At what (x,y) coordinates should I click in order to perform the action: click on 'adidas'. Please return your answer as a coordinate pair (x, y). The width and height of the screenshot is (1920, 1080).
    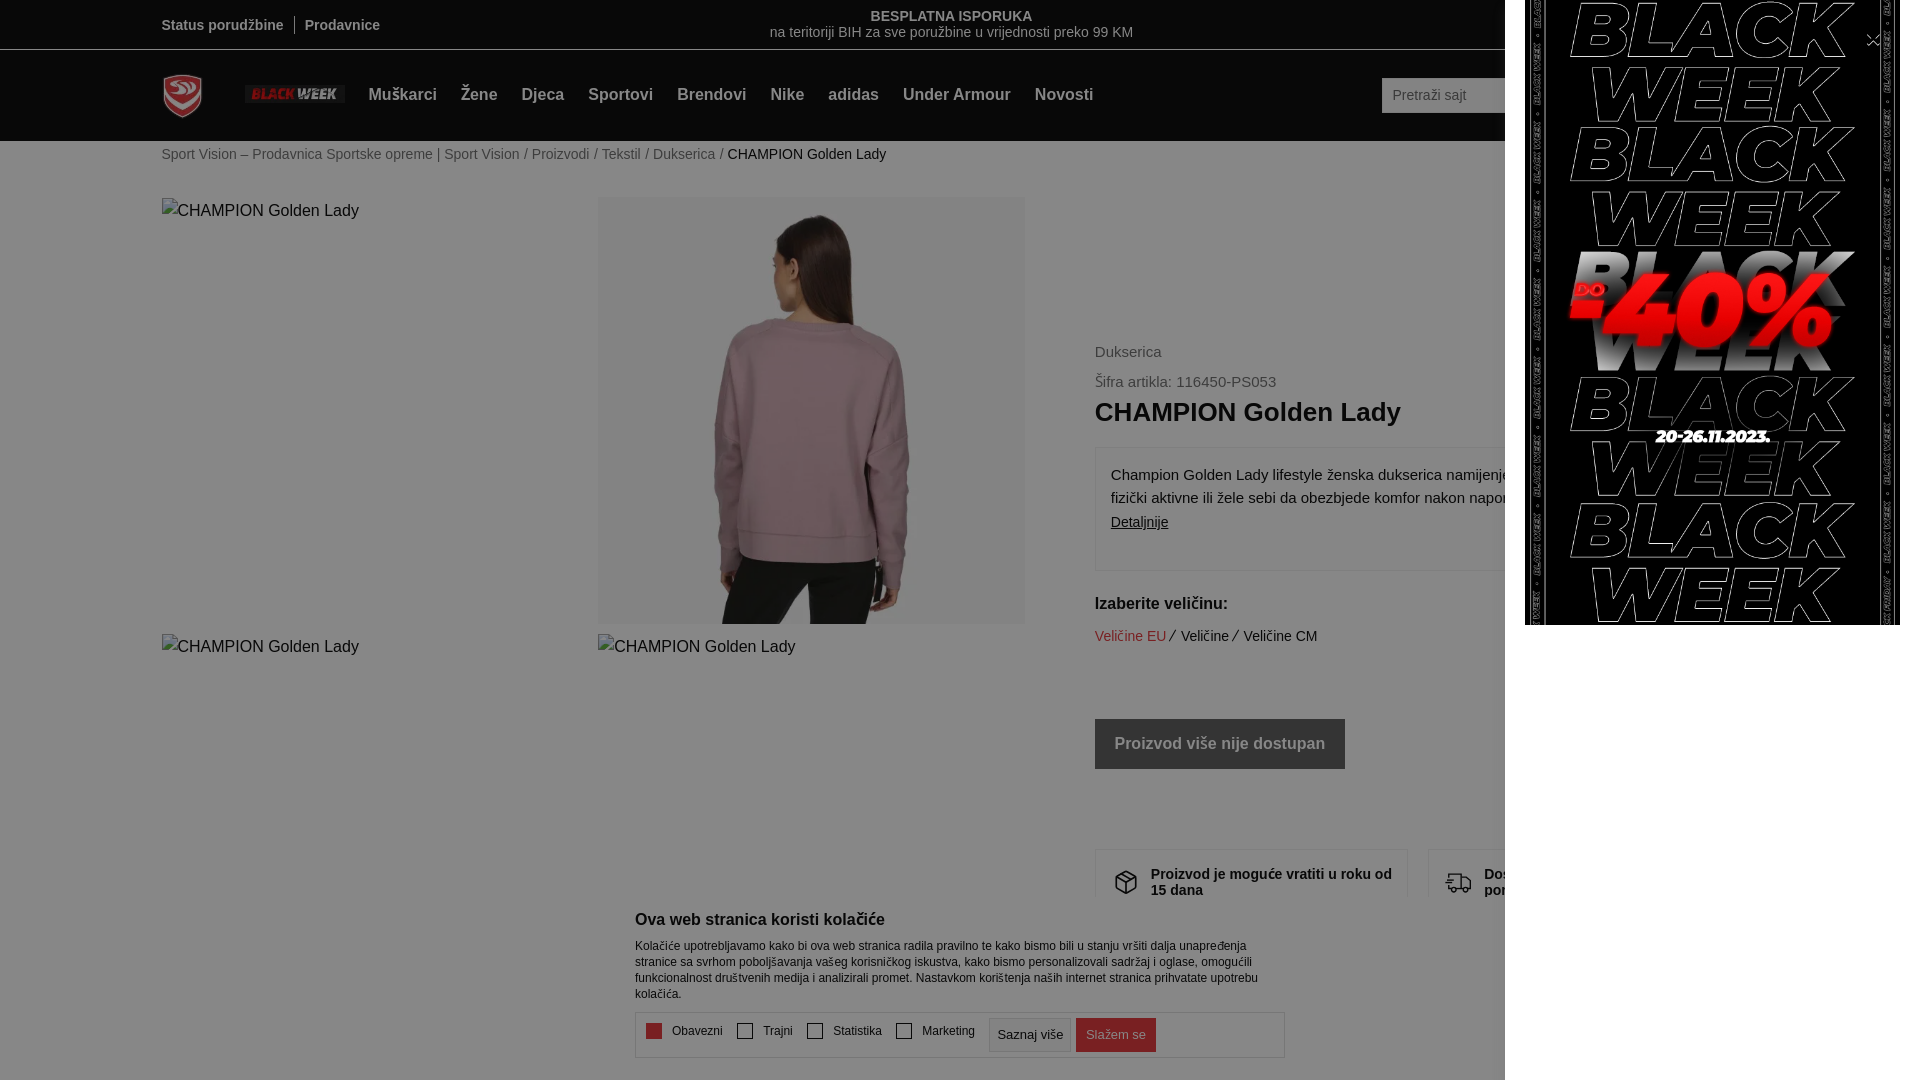
    Looking at the image, I should click on (853, 95).